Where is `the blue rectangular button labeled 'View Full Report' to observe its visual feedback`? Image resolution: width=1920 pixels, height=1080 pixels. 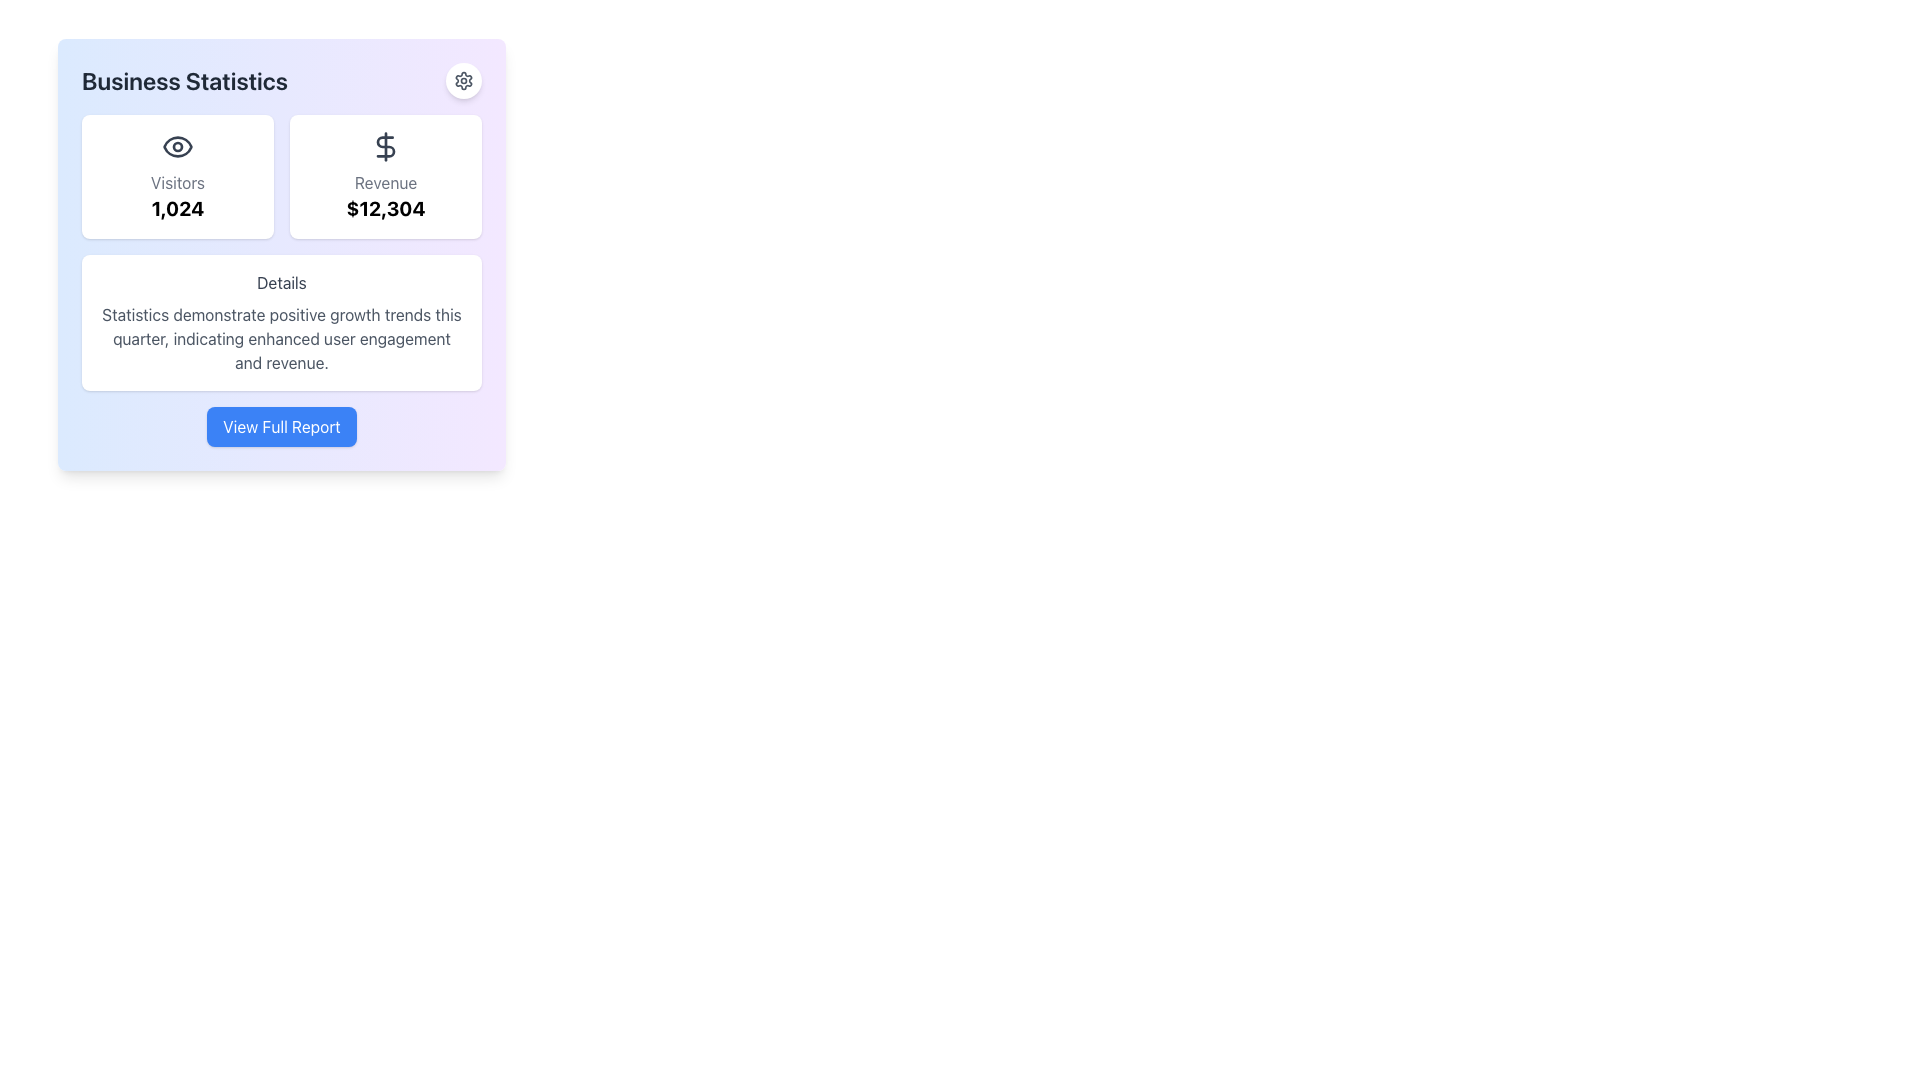 the blue rectangular button labeled 'View Full Report' to observe its visual feedback is located at coordinates (281, 426).